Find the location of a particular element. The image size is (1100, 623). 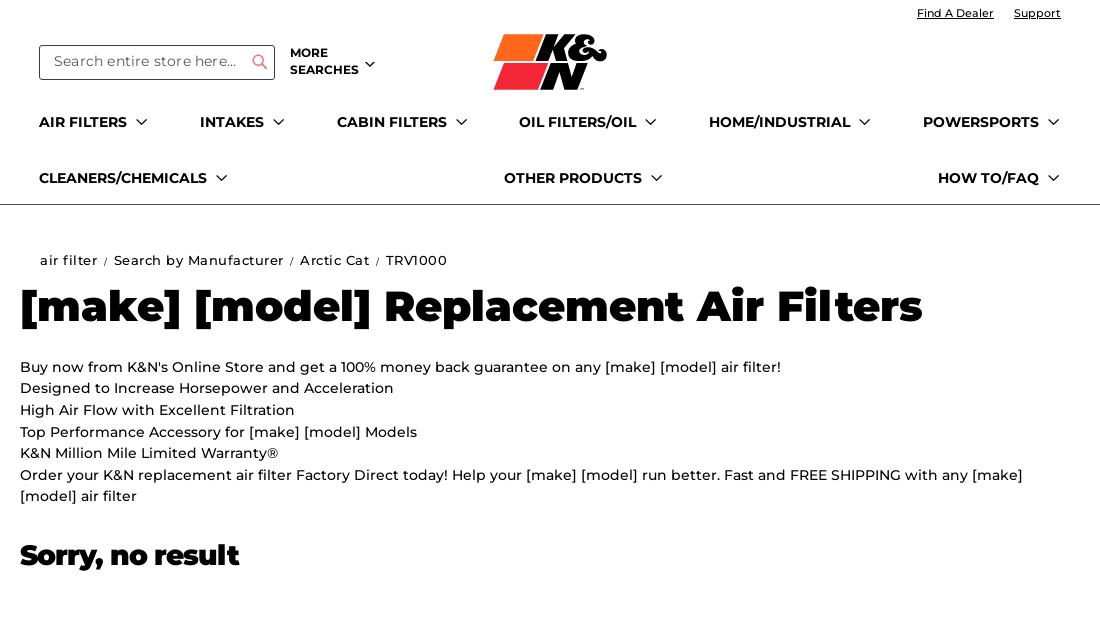

'[make] [model] Replacement Air Filters' is located at coordinates (19, 305).